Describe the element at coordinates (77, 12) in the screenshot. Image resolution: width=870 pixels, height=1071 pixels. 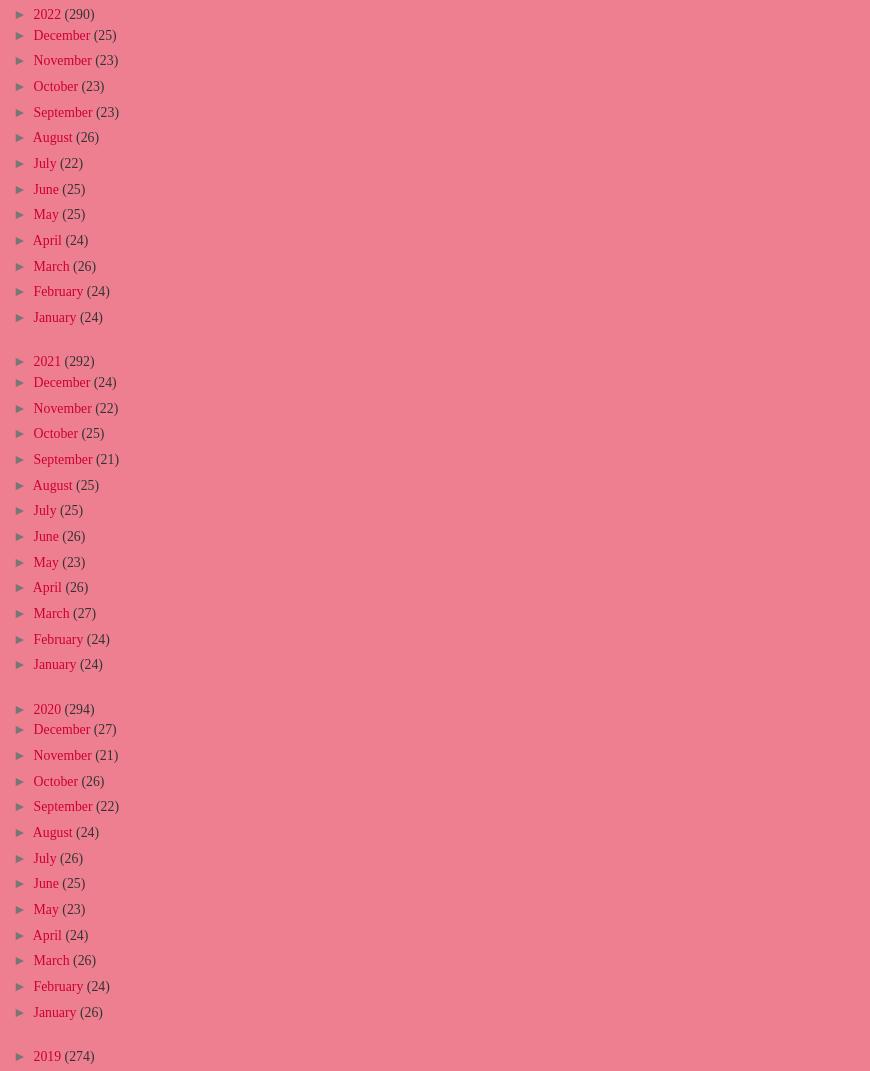
I see `'(290)'` at that location.